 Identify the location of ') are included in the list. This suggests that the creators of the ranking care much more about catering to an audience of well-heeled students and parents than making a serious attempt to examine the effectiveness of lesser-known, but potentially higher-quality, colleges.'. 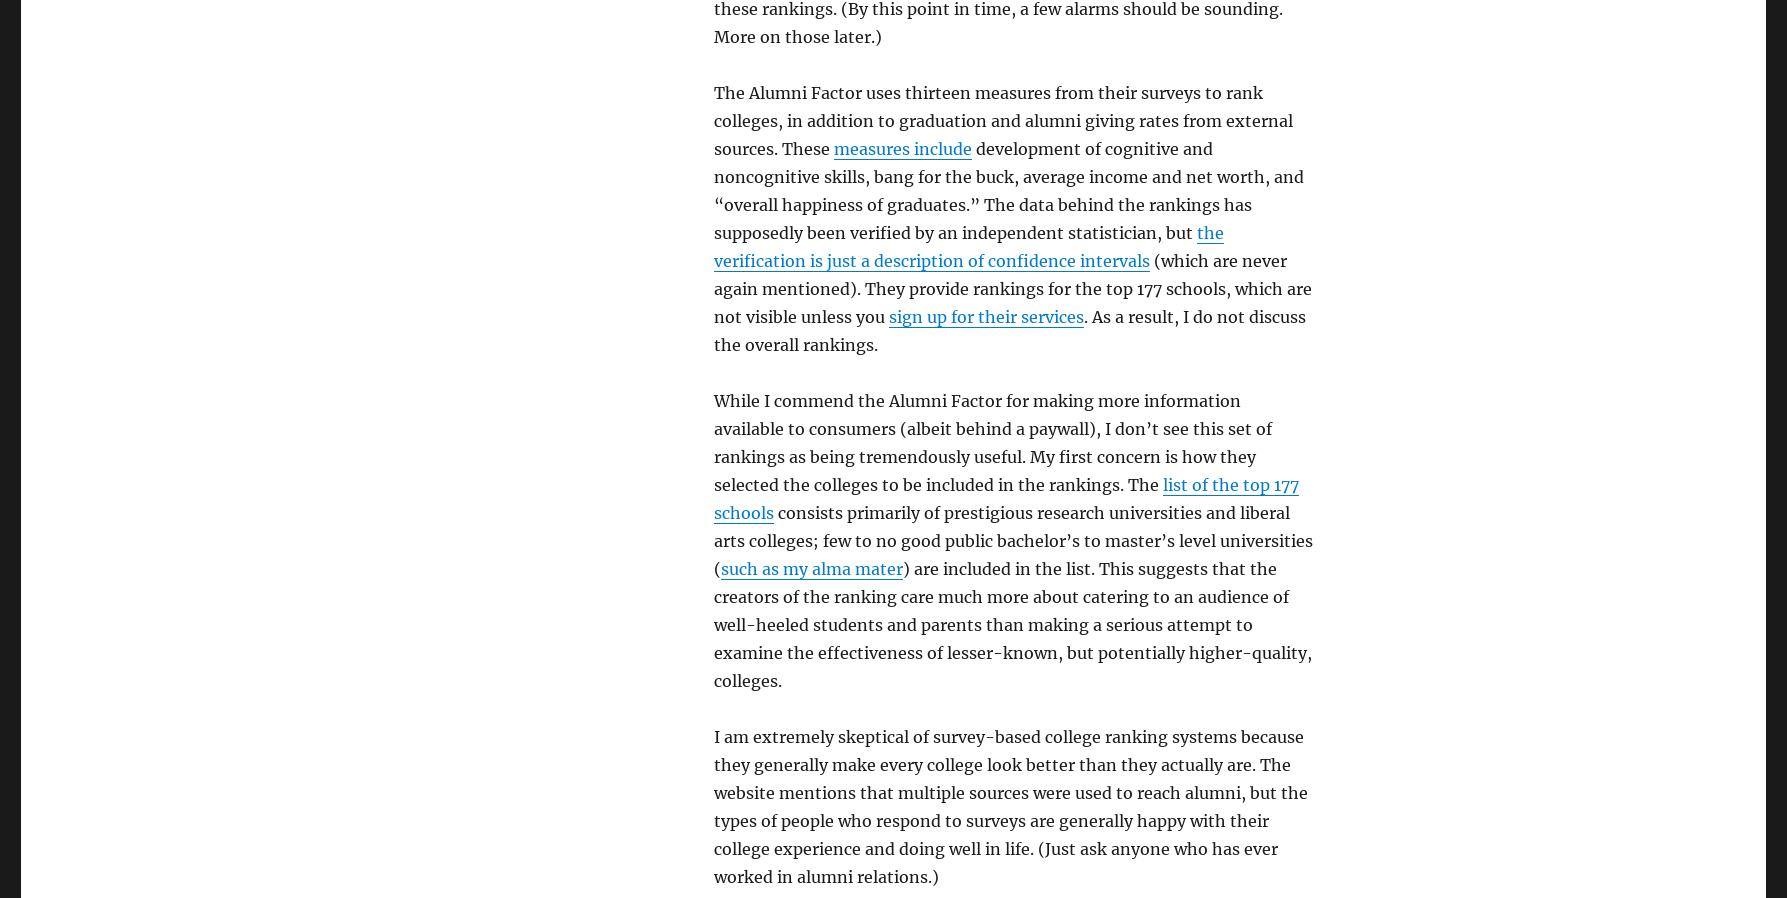
(1010, 624).